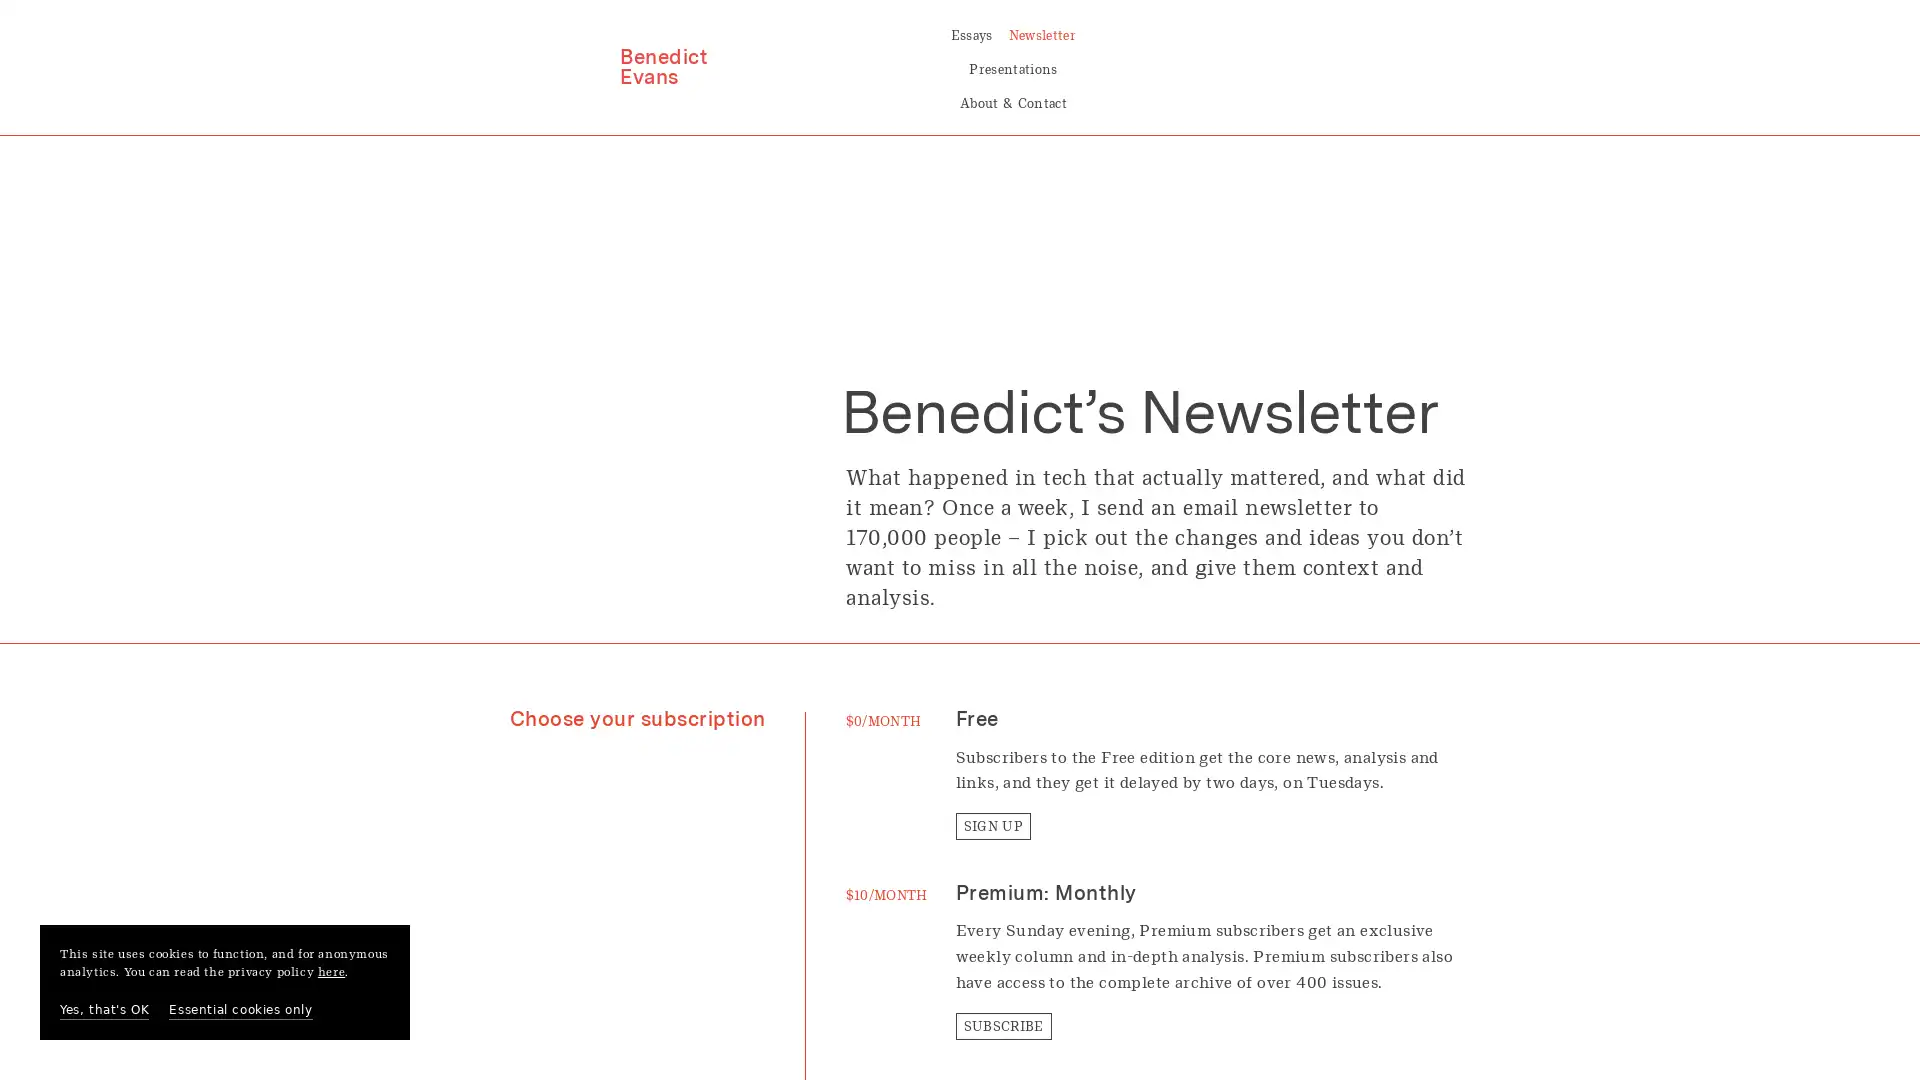 This screenshot has width=1920, height=1080. I want to click on Yes, that's OK, so click(103, 1010).